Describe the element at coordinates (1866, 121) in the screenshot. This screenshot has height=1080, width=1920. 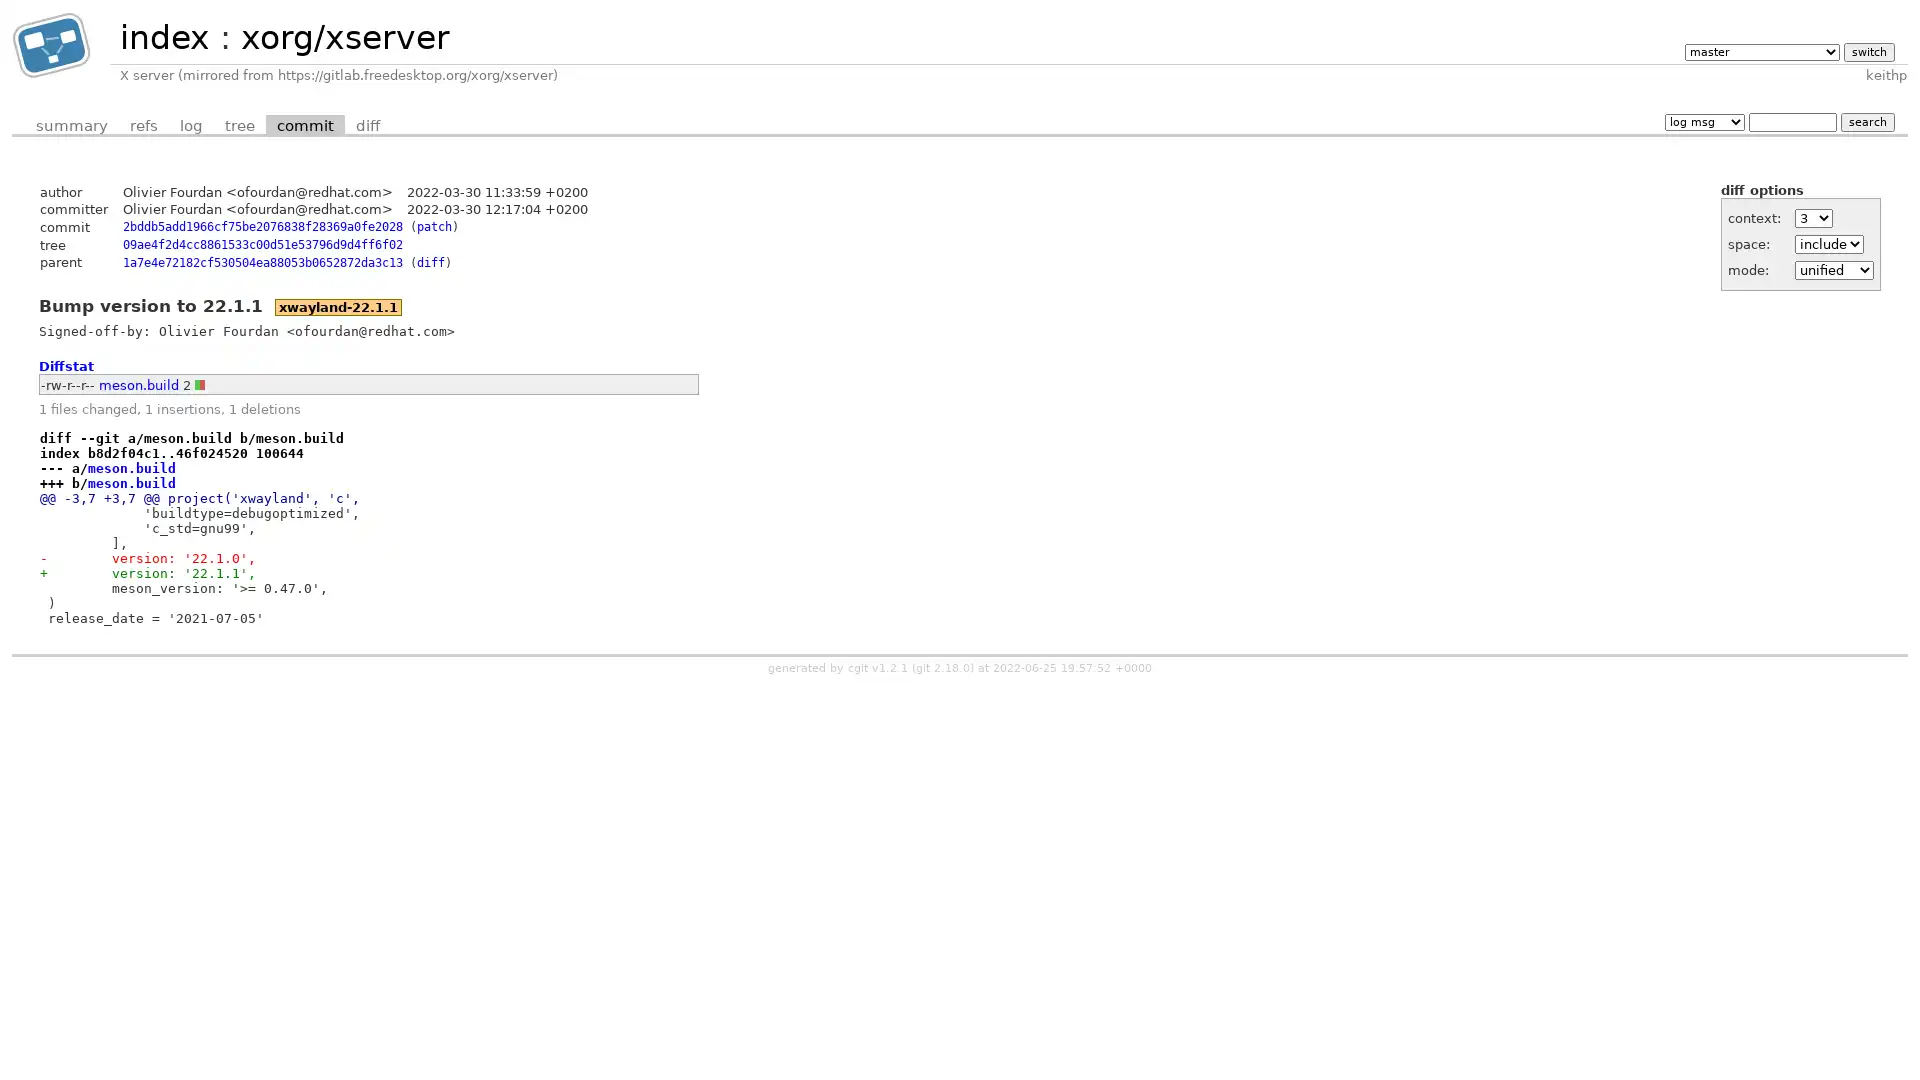
I see `search` at that location.